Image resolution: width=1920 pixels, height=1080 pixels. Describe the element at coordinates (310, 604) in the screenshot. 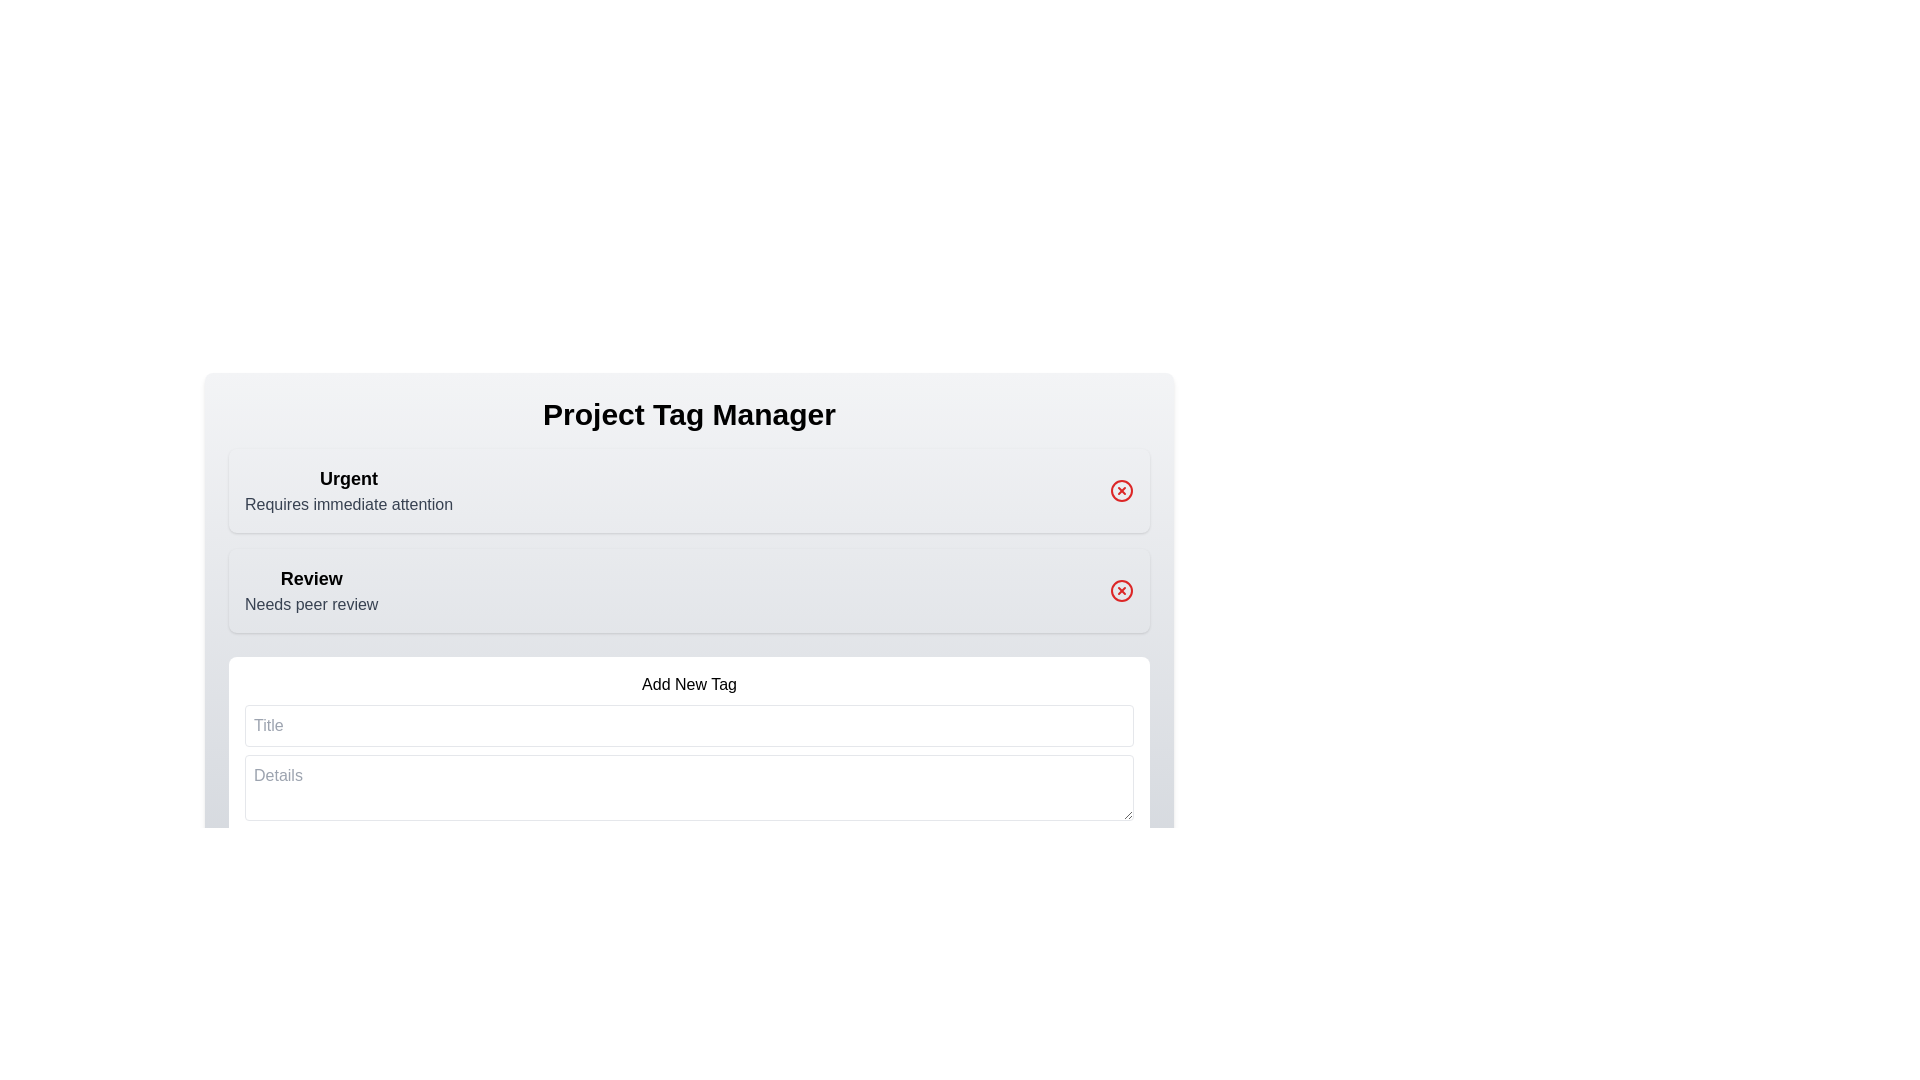

I see `status information from the text label located directly below the 'Review' tag within the panel` at that location.